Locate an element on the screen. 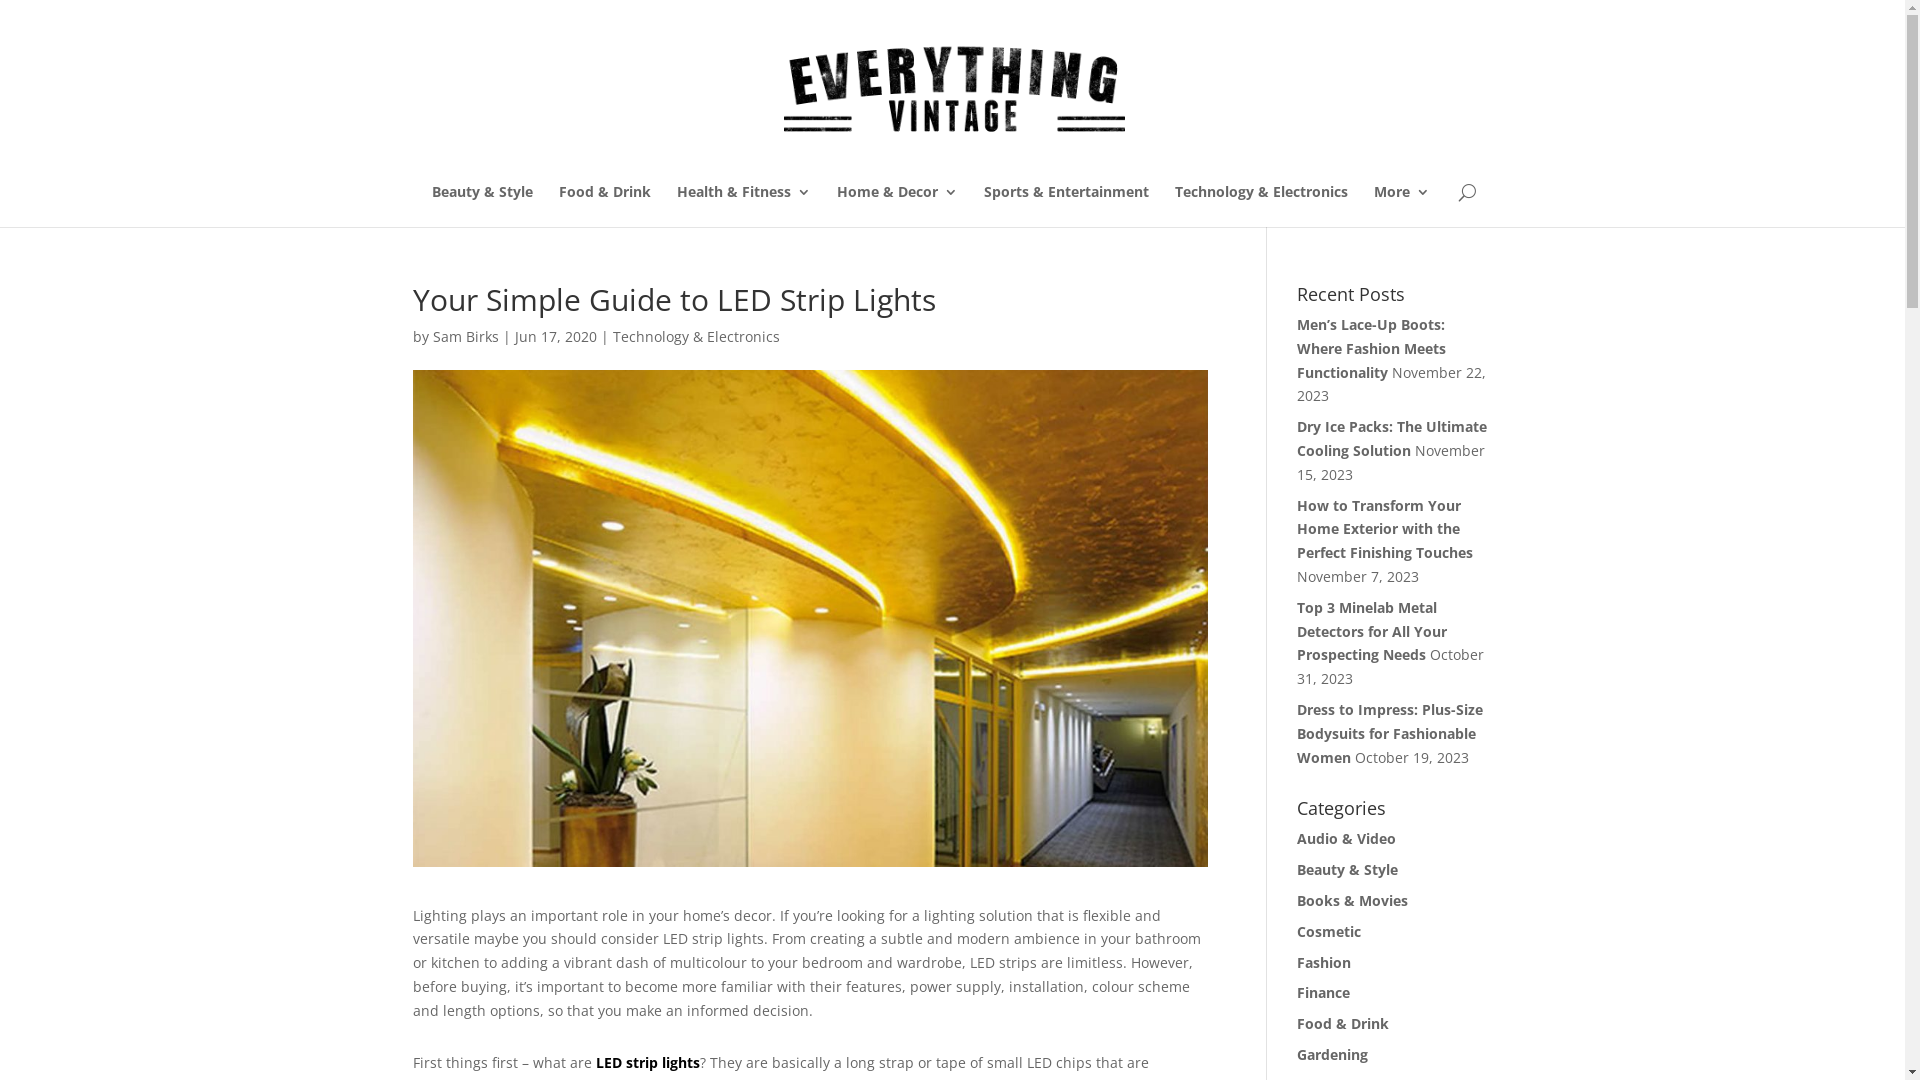 Image resolution: width=1920 pixels, height=1080 pixels. 'Gardening' is located at coordinates (1296, 1053).